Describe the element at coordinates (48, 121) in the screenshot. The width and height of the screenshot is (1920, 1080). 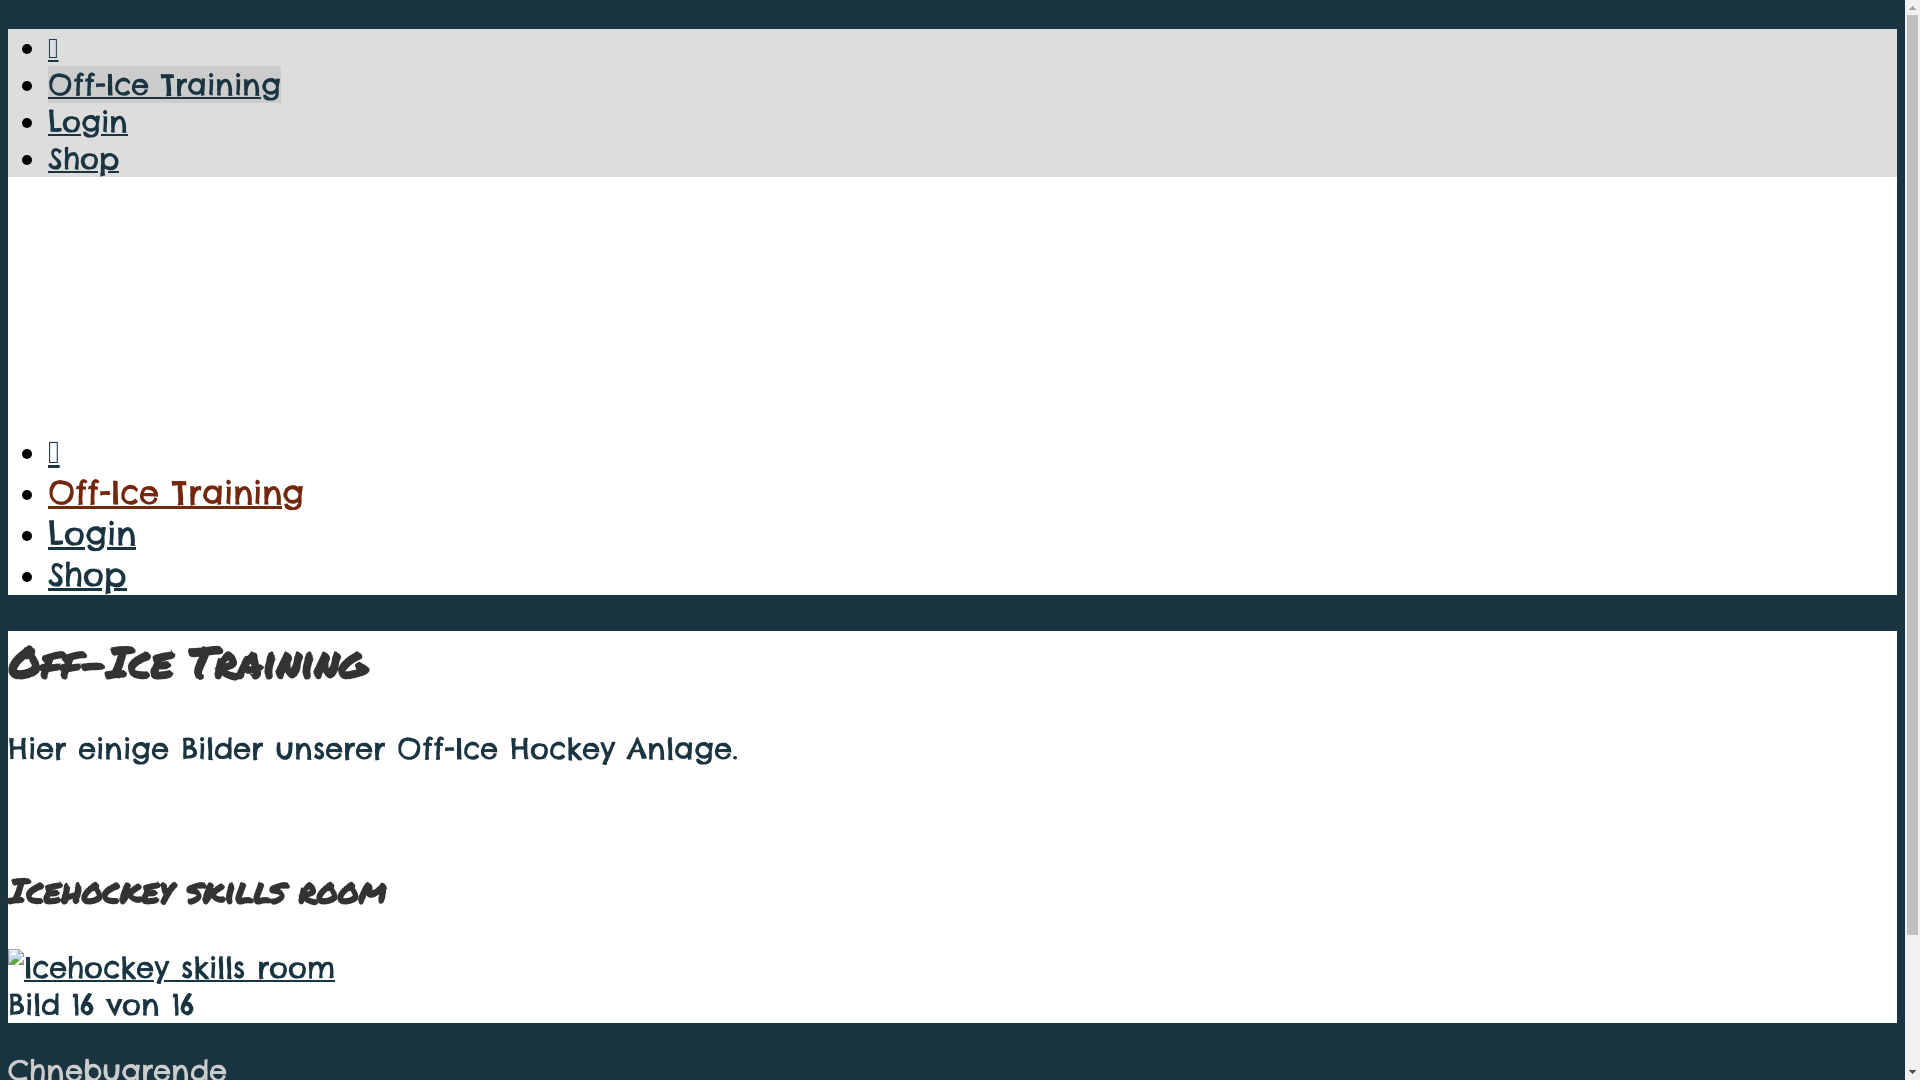
I see `'Login'` at that location.